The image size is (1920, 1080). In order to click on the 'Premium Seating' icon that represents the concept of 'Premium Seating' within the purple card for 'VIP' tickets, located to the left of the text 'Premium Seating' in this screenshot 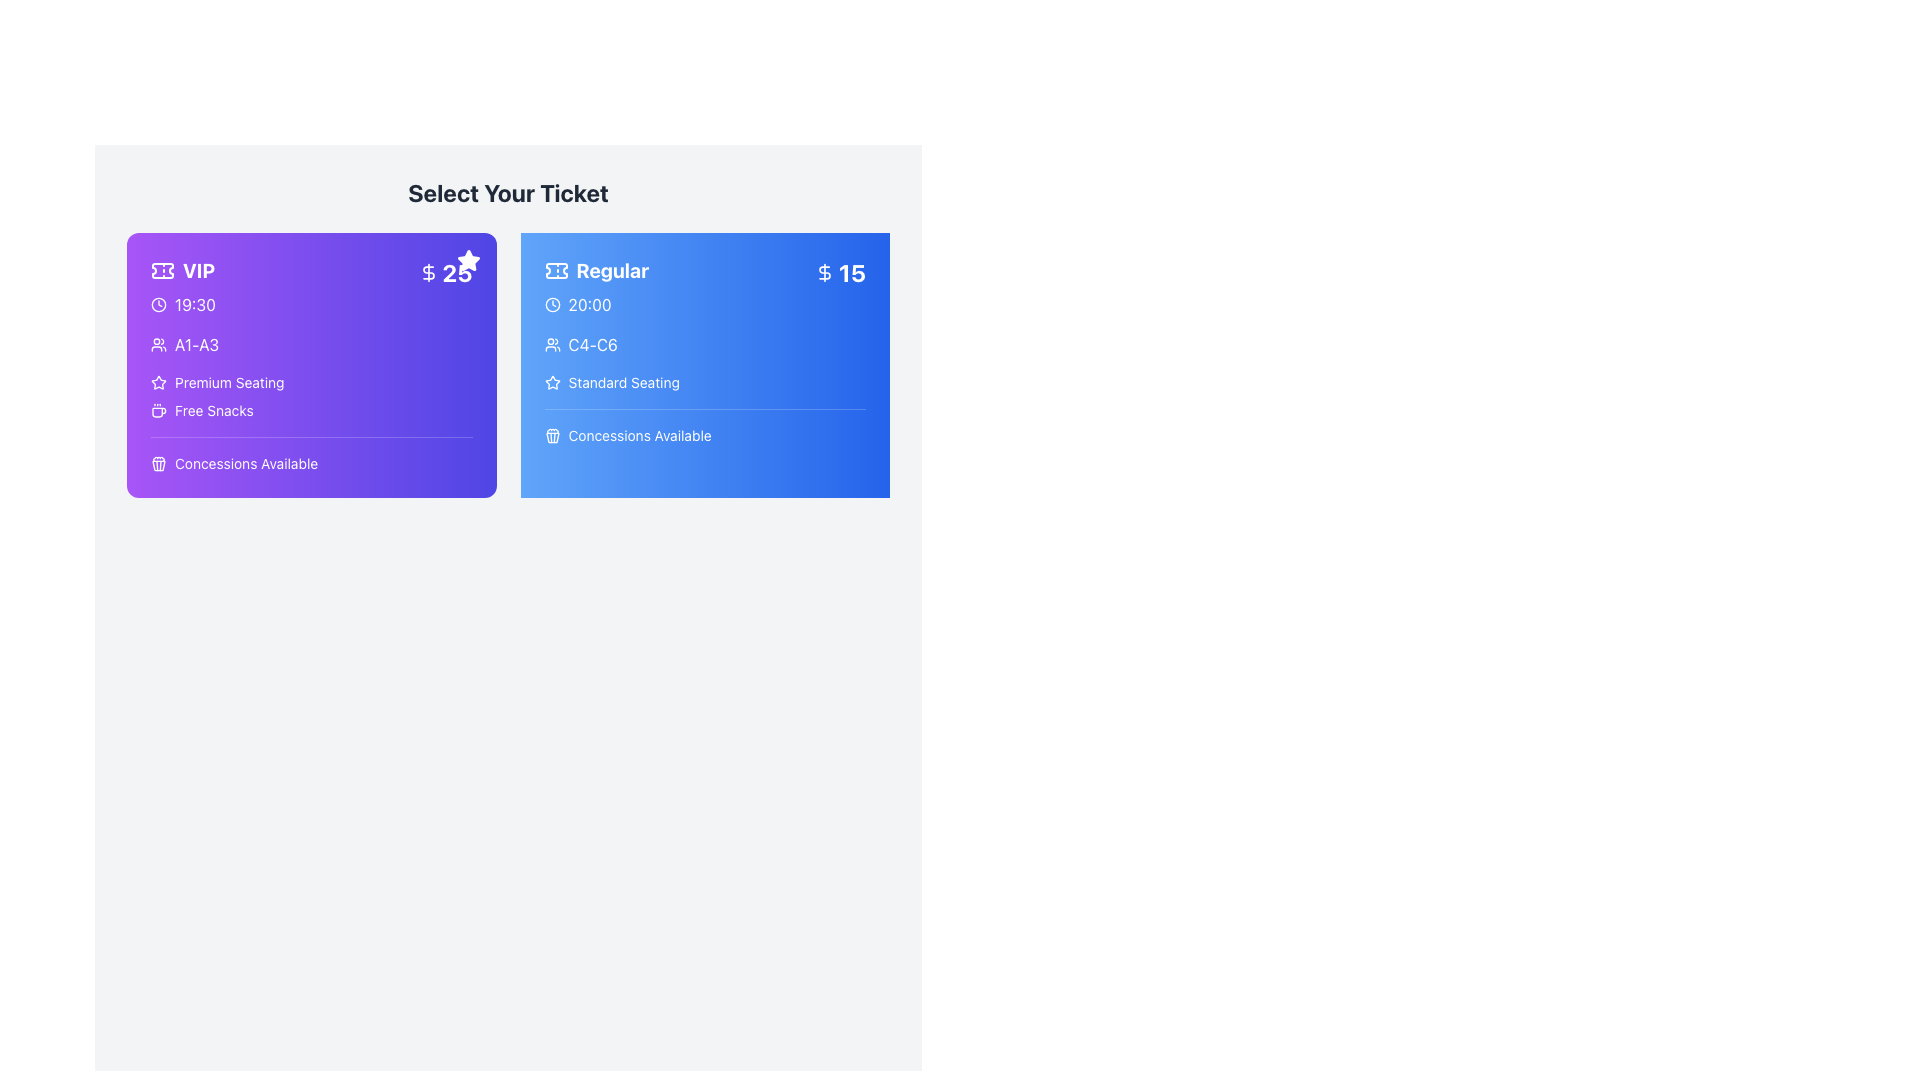, I will do `click(157, 382)`.